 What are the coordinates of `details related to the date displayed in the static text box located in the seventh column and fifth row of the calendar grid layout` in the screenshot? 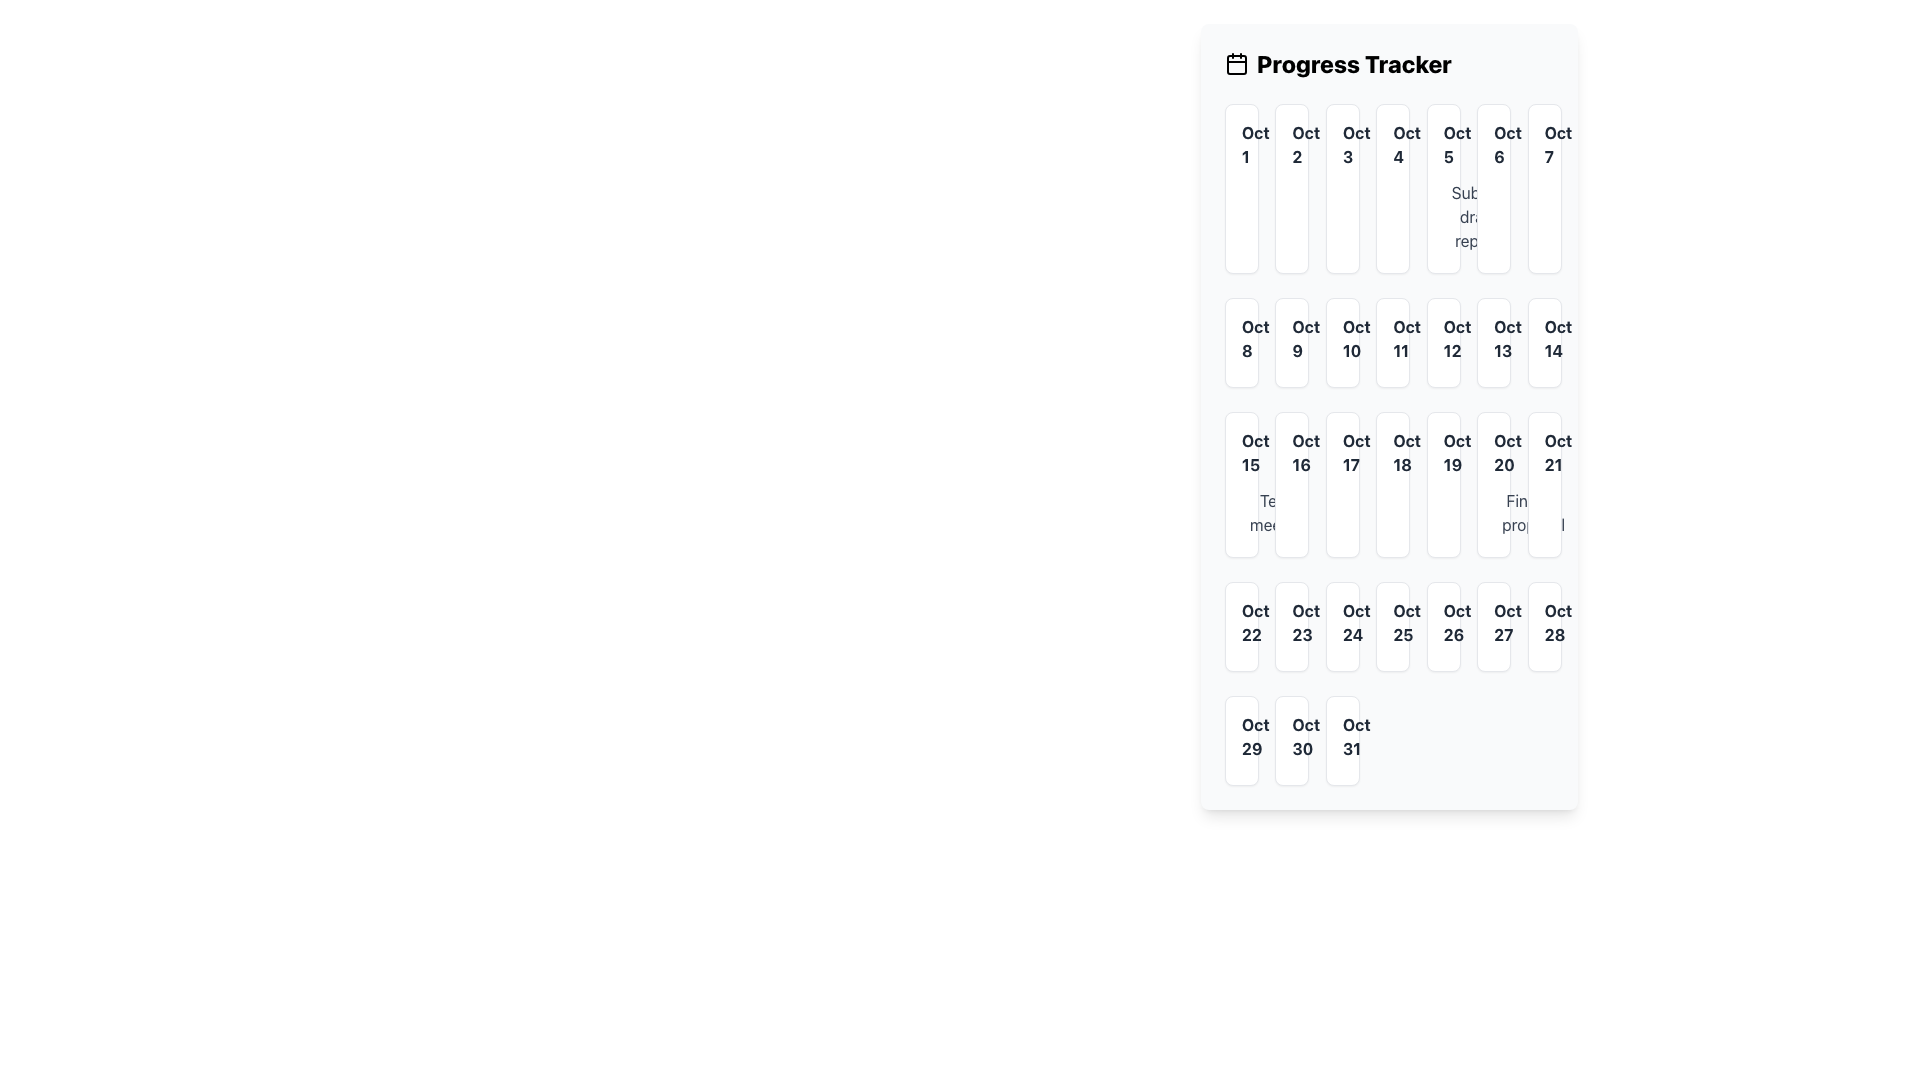 It's located at (1543, 626).